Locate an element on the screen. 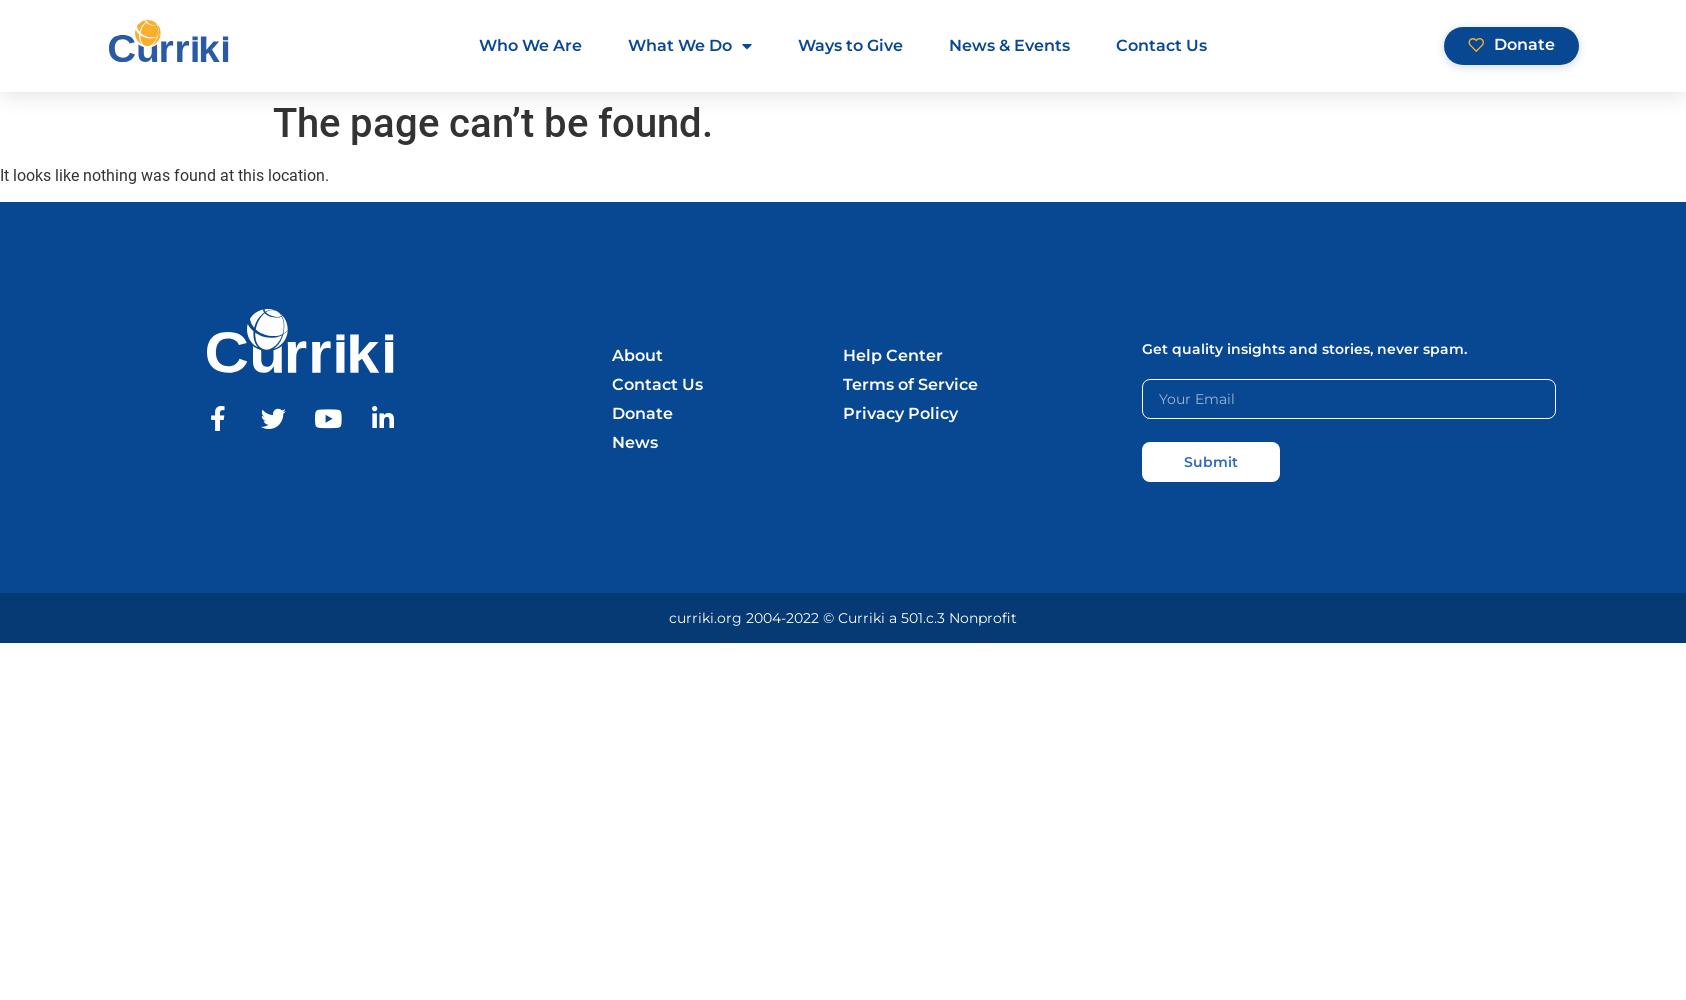 The height and width of the screenshot is (1000, 1686). 'curriki.org 2004-2022 © Curriki a 501.c.3 Nonprofit' is located at coordinates (843, 616).